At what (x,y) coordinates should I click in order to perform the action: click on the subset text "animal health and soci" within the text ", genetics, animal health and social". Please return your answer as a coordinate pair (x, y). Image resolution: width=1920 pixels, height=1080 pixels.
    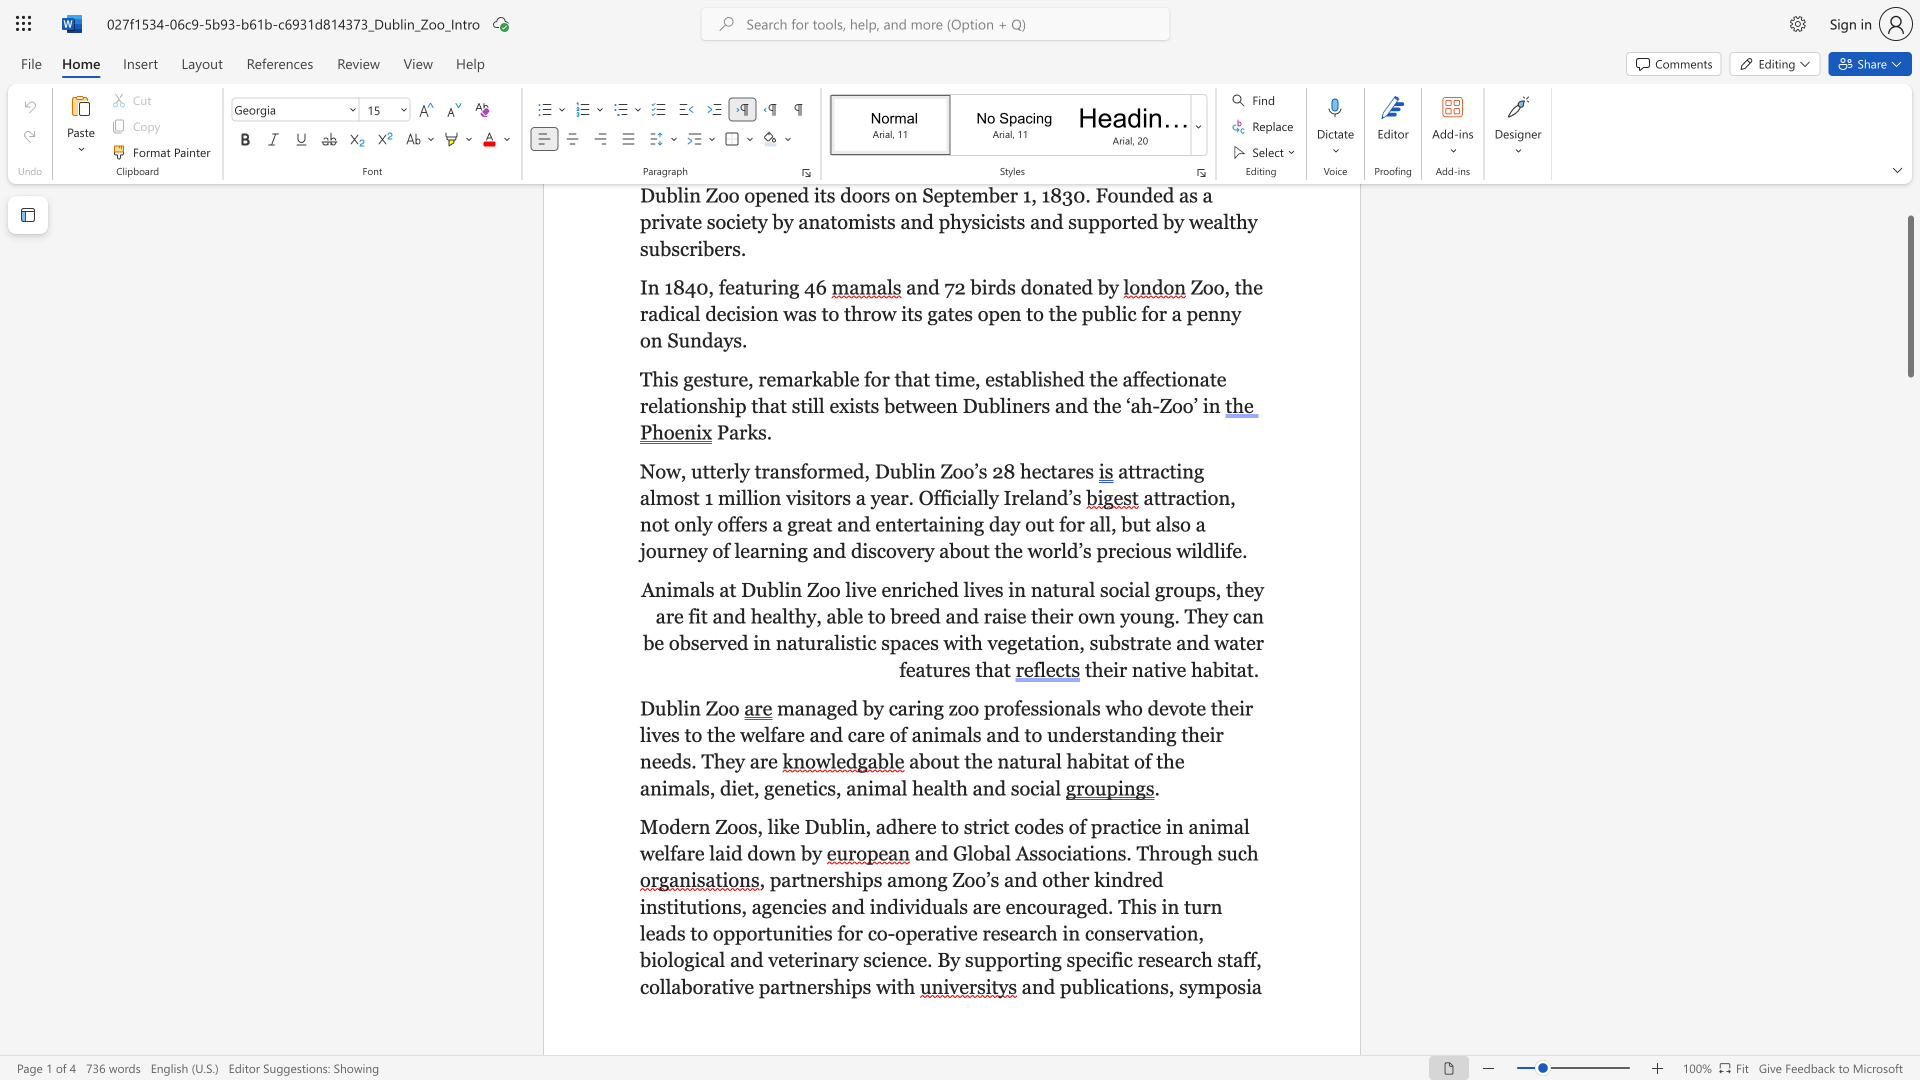
    Looking at the image, I should click on (846, 787).